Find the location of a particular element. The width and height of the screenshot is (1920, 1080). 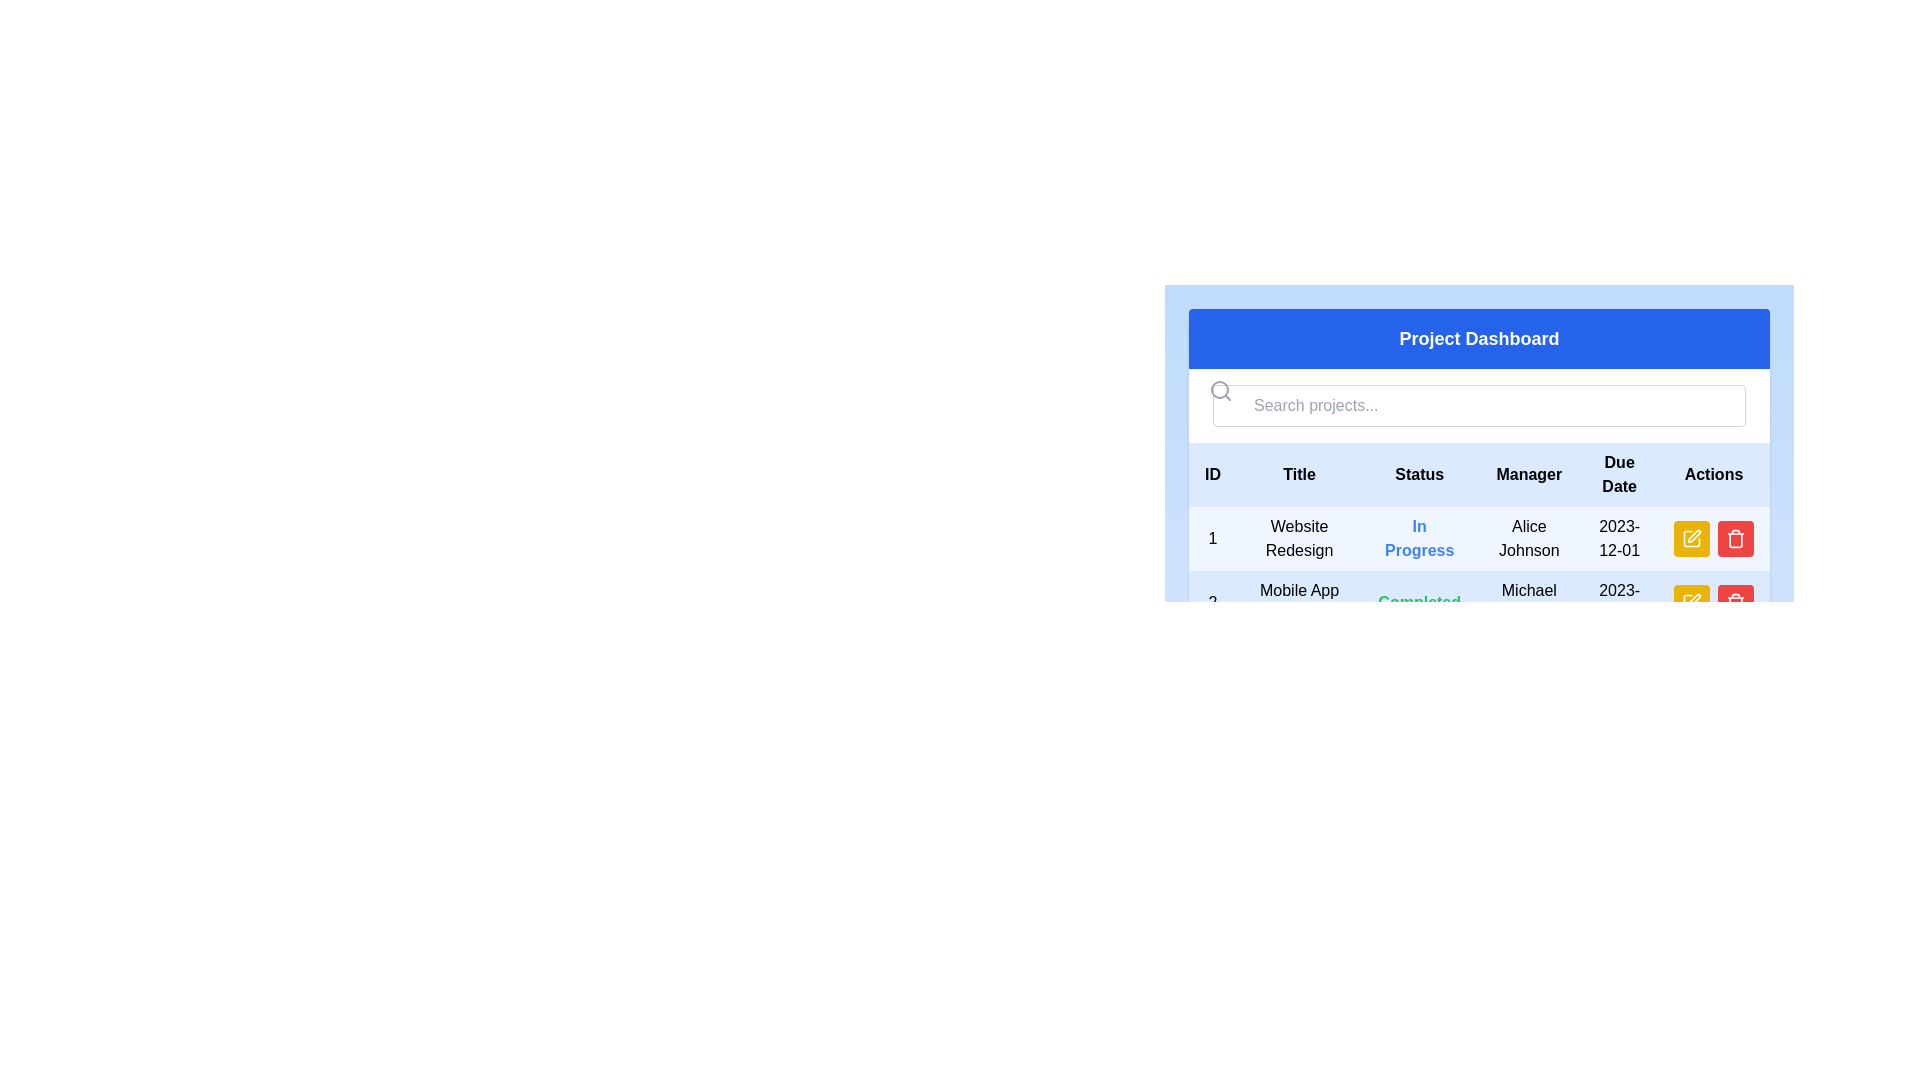

the 'ID' column header in the table, which serves as the header for identifying data under this column is located at coordinates (1212, 474).